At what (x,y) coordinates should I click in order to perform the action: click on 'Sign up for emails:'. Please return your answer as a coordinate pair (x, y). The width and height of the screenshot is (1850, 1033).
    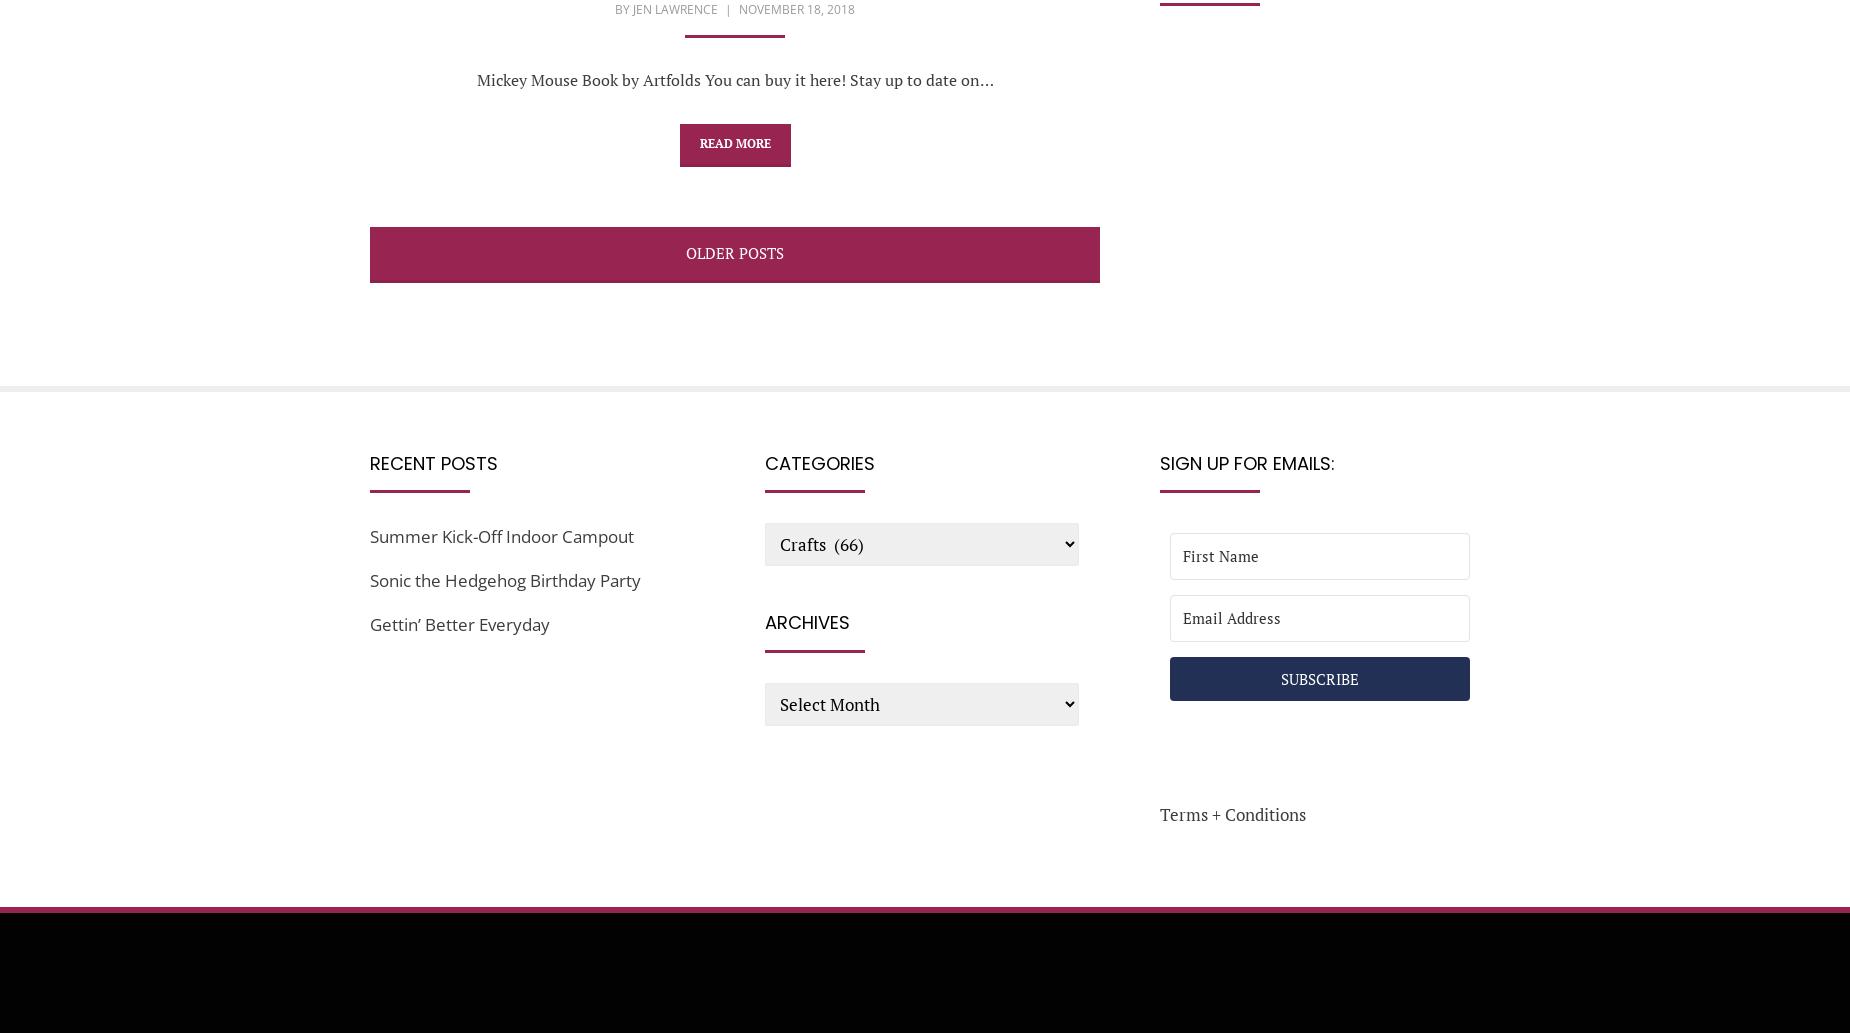
    Looking at the image, I should click on (1246, 462).